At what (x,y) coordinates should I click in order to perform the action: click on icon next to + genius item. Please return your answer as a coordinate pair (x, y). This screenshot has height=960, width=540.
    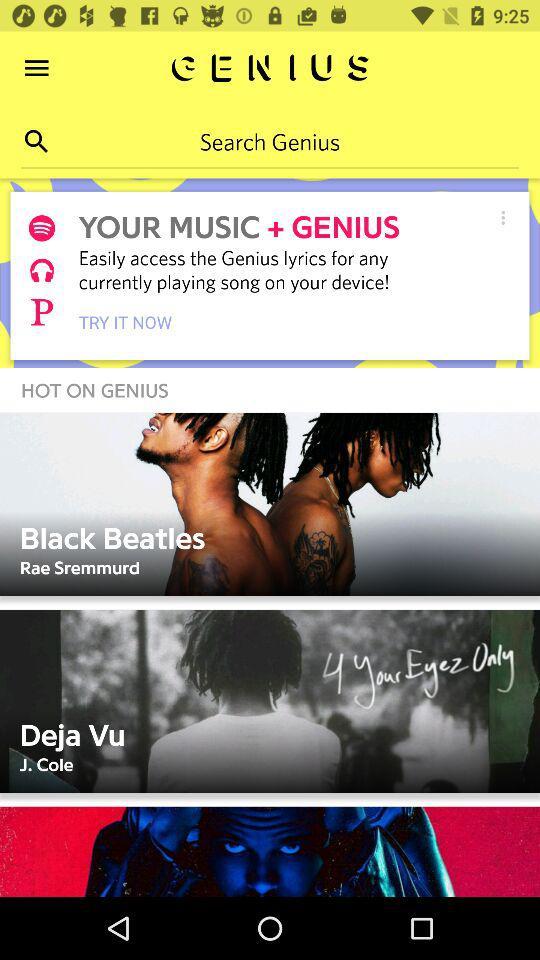
    Looking at the image, I should click on (502, 217).